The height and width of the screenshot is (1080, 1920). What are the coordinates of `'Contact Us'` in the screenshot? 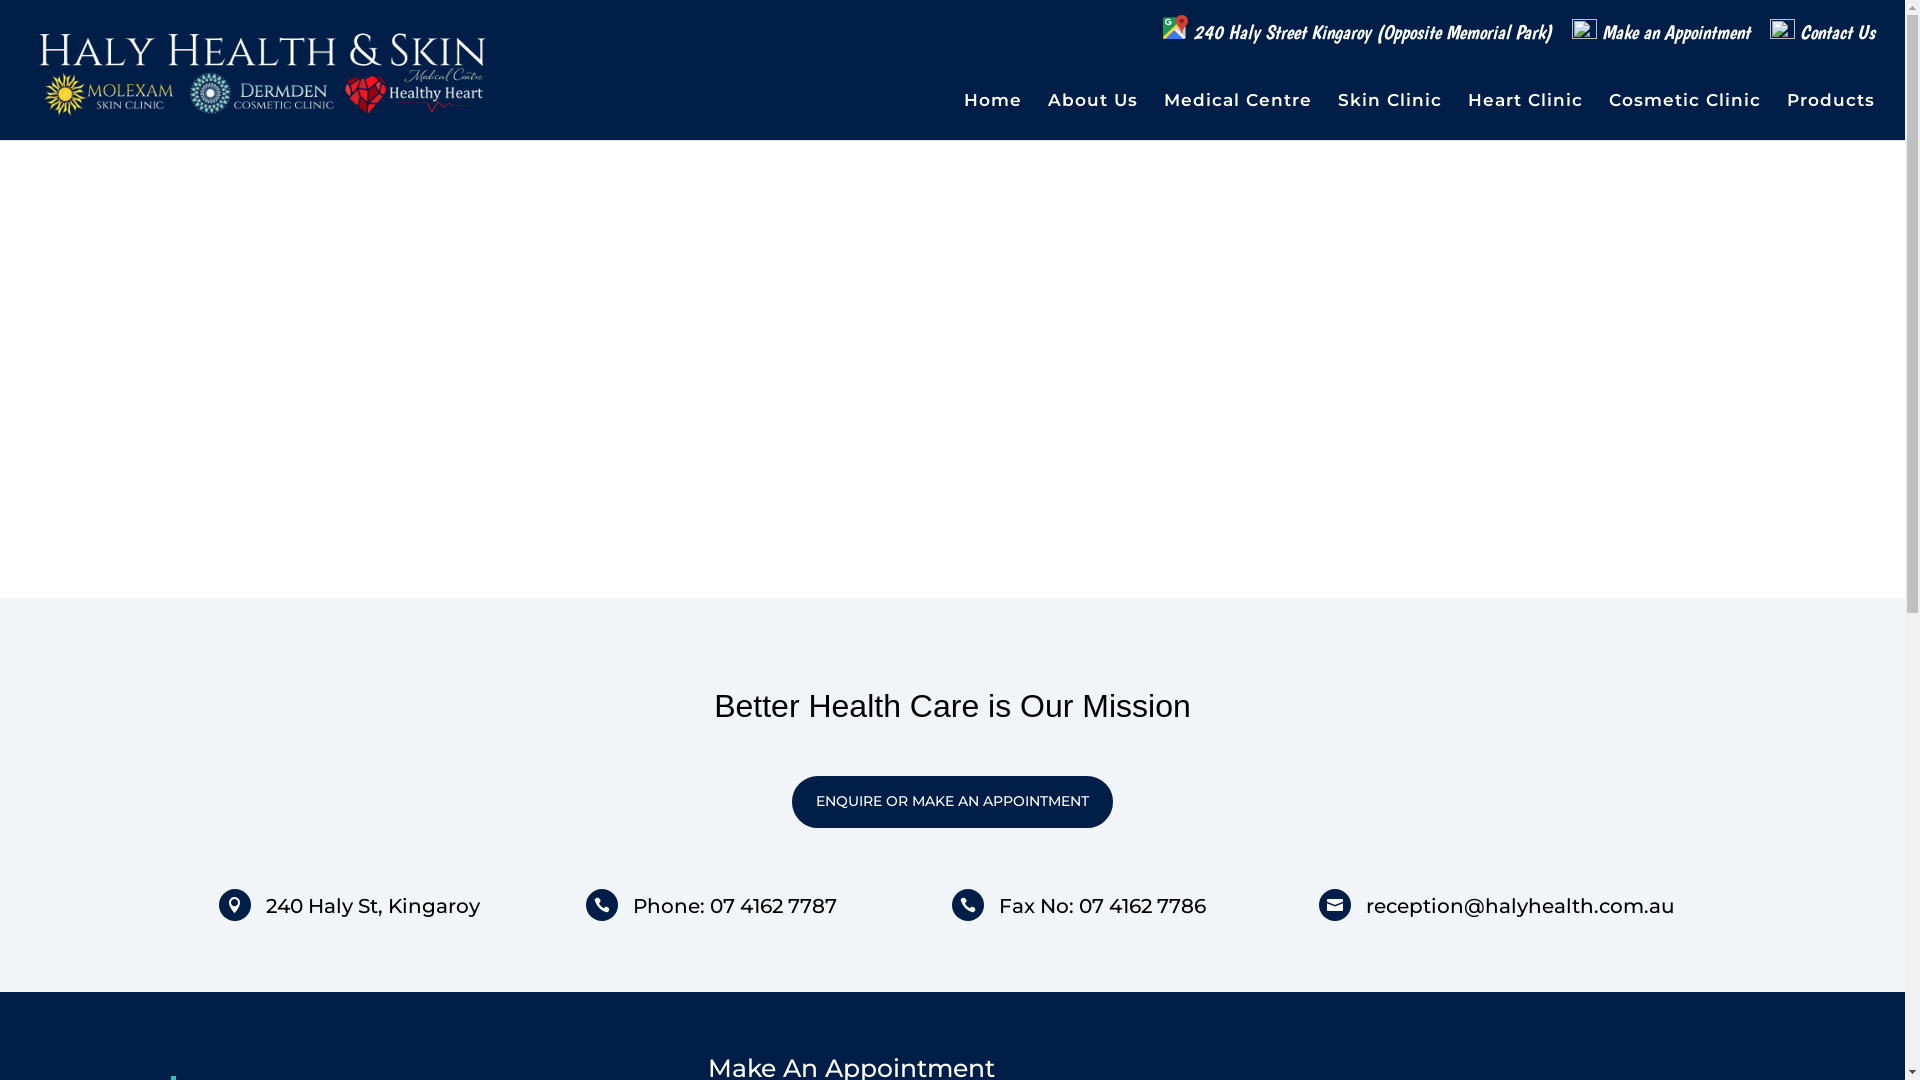 It's located at (1822, 39).